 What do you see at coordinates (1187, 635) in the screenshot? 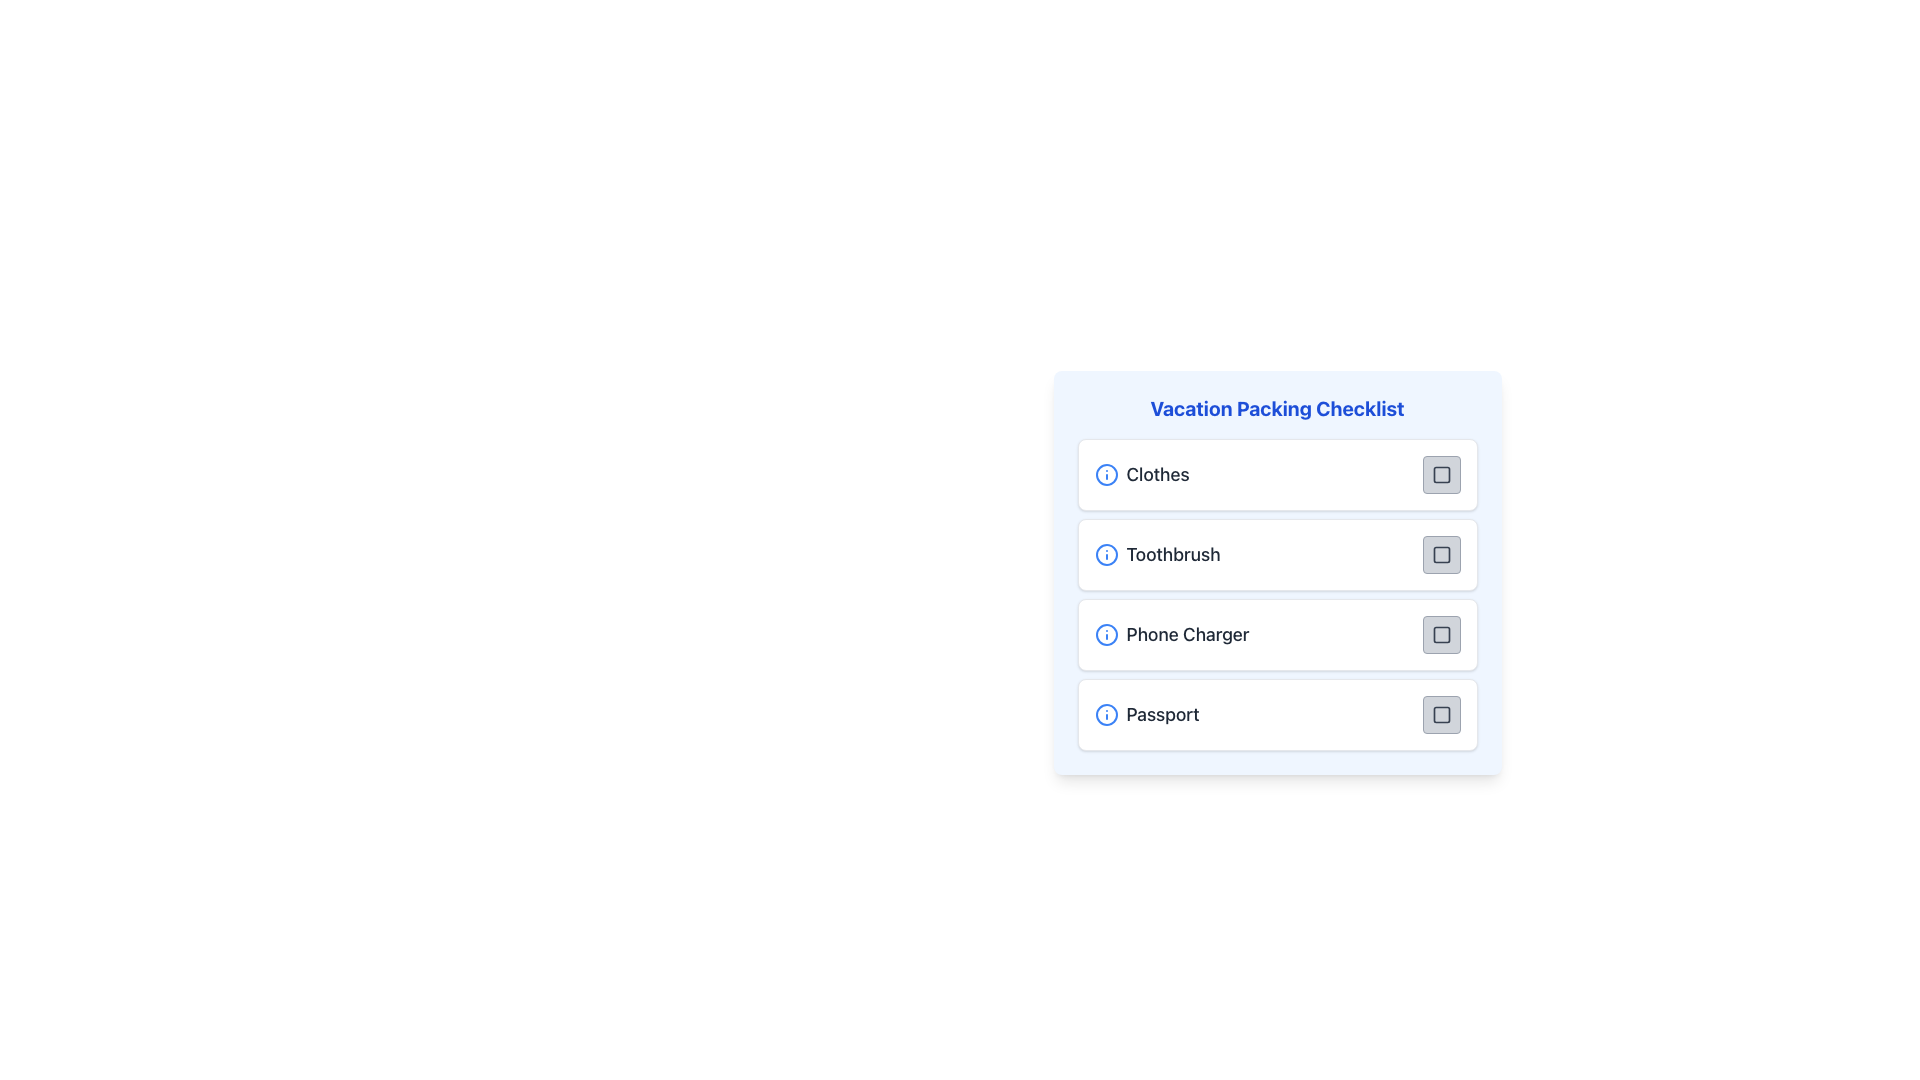
I see `the non-interactive text label that provides details about an item in the 'Vacation Packing Checklist', which is the third item in the list` at bounding box center [1187, 635].